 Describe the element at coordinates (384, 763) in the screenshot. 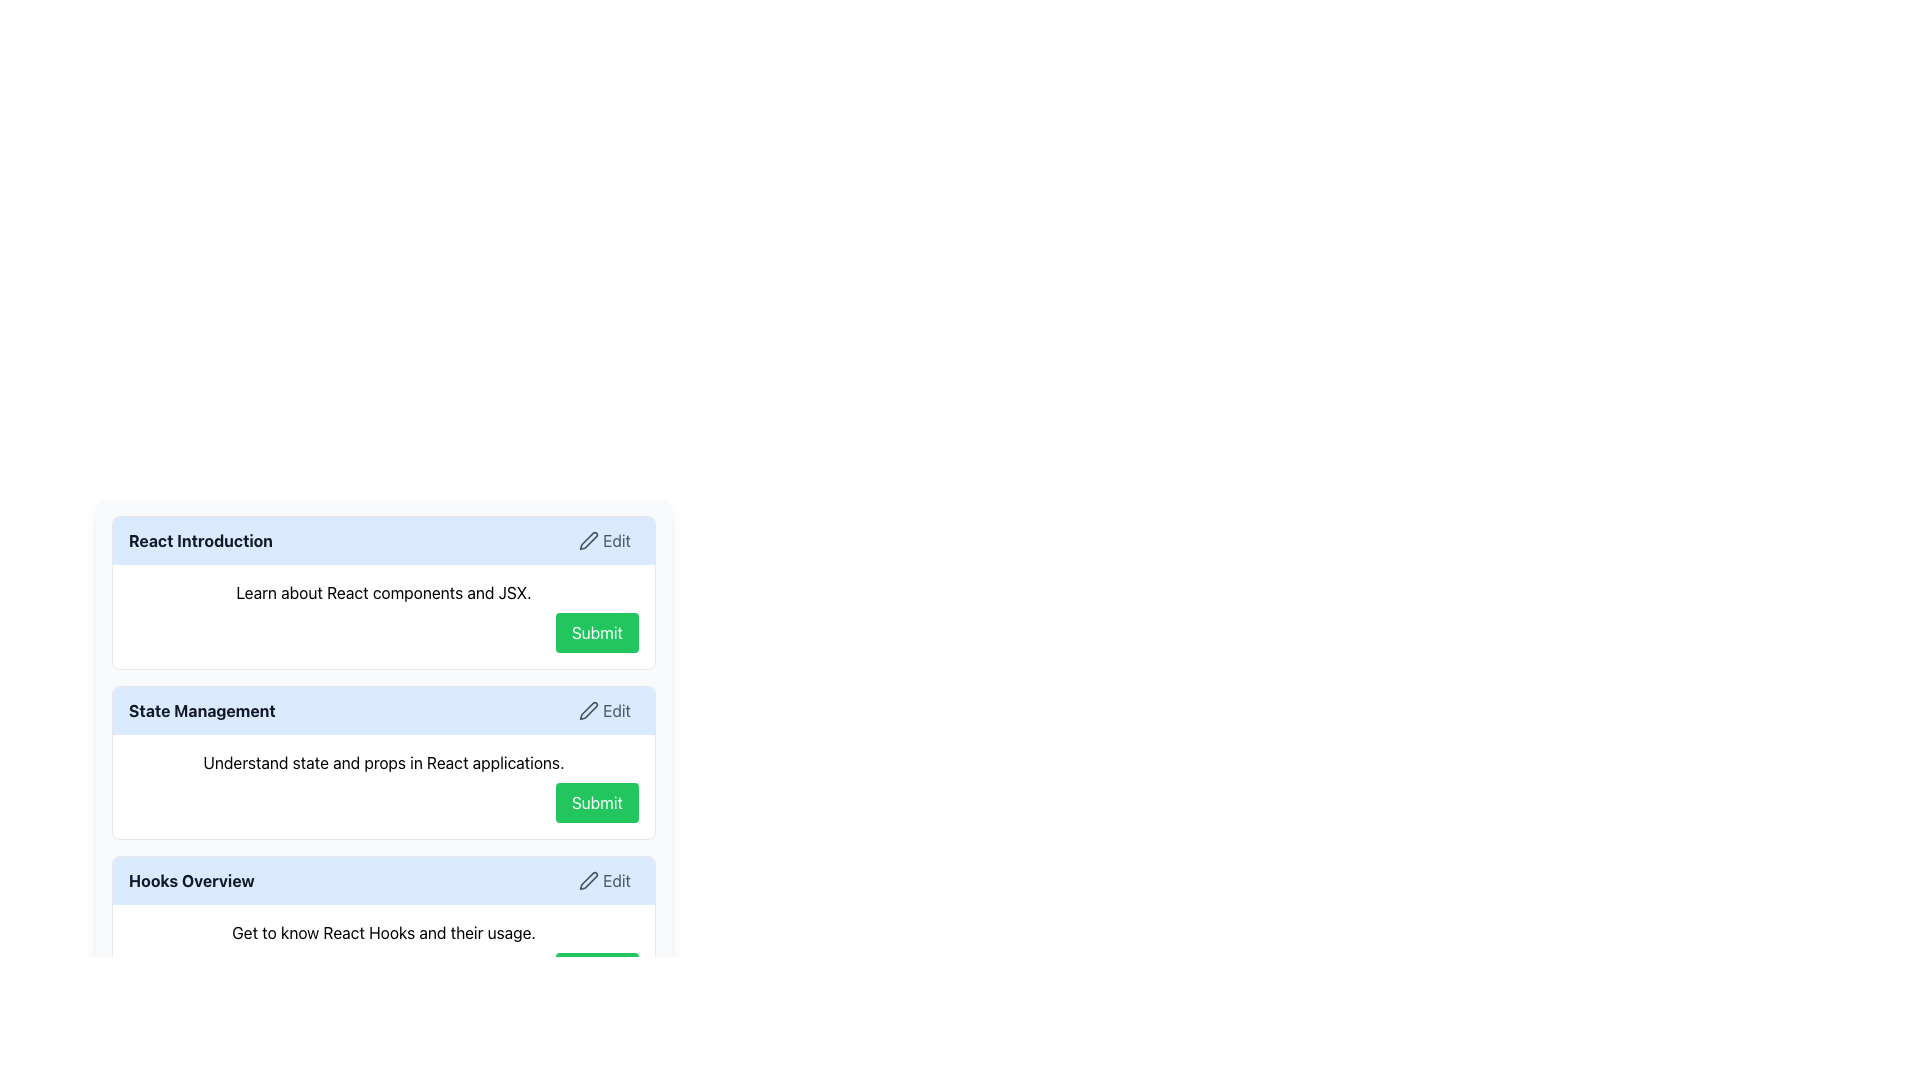

I see `the static text displaying 'Understand state and props in React applications.' located in the 'State Management' section, which is directly above the 'Submit' button` at that location.